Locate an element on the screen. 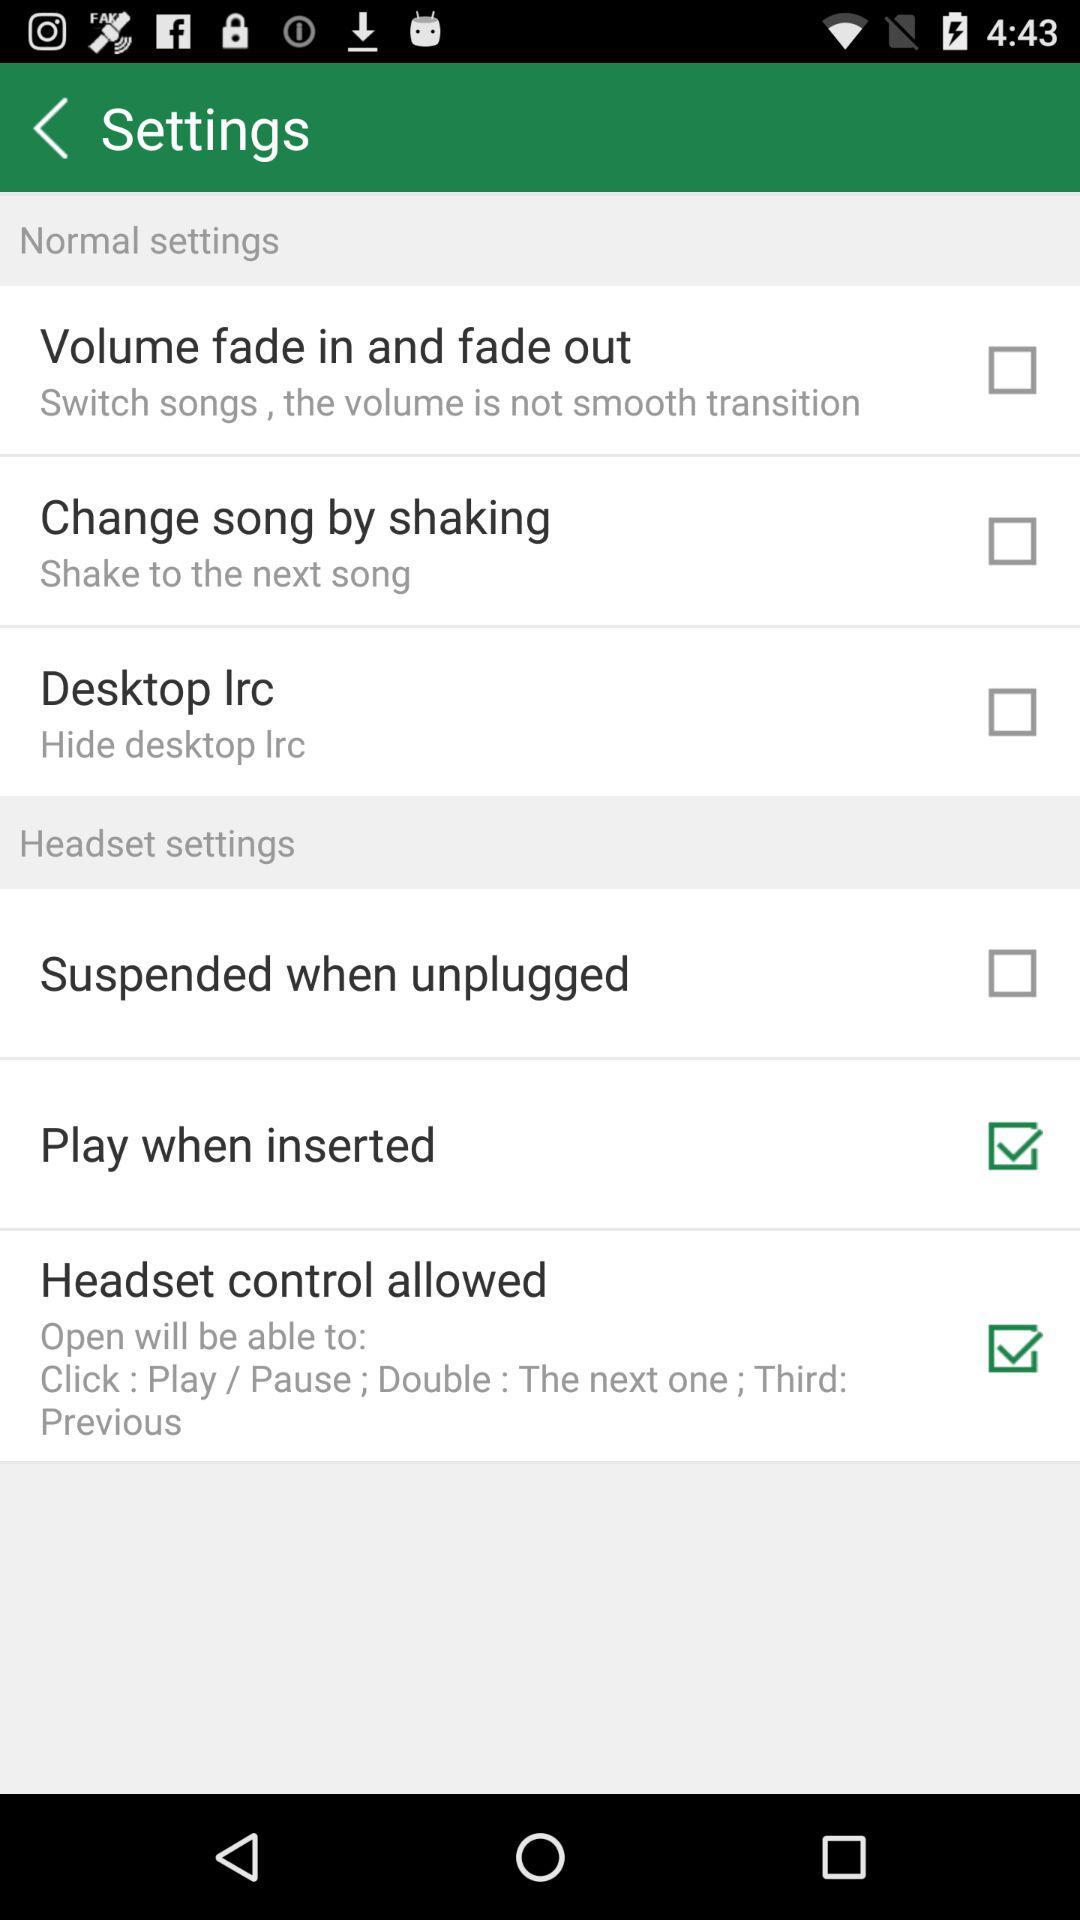  play when inserted icon is located at coordinates (237, 1143).